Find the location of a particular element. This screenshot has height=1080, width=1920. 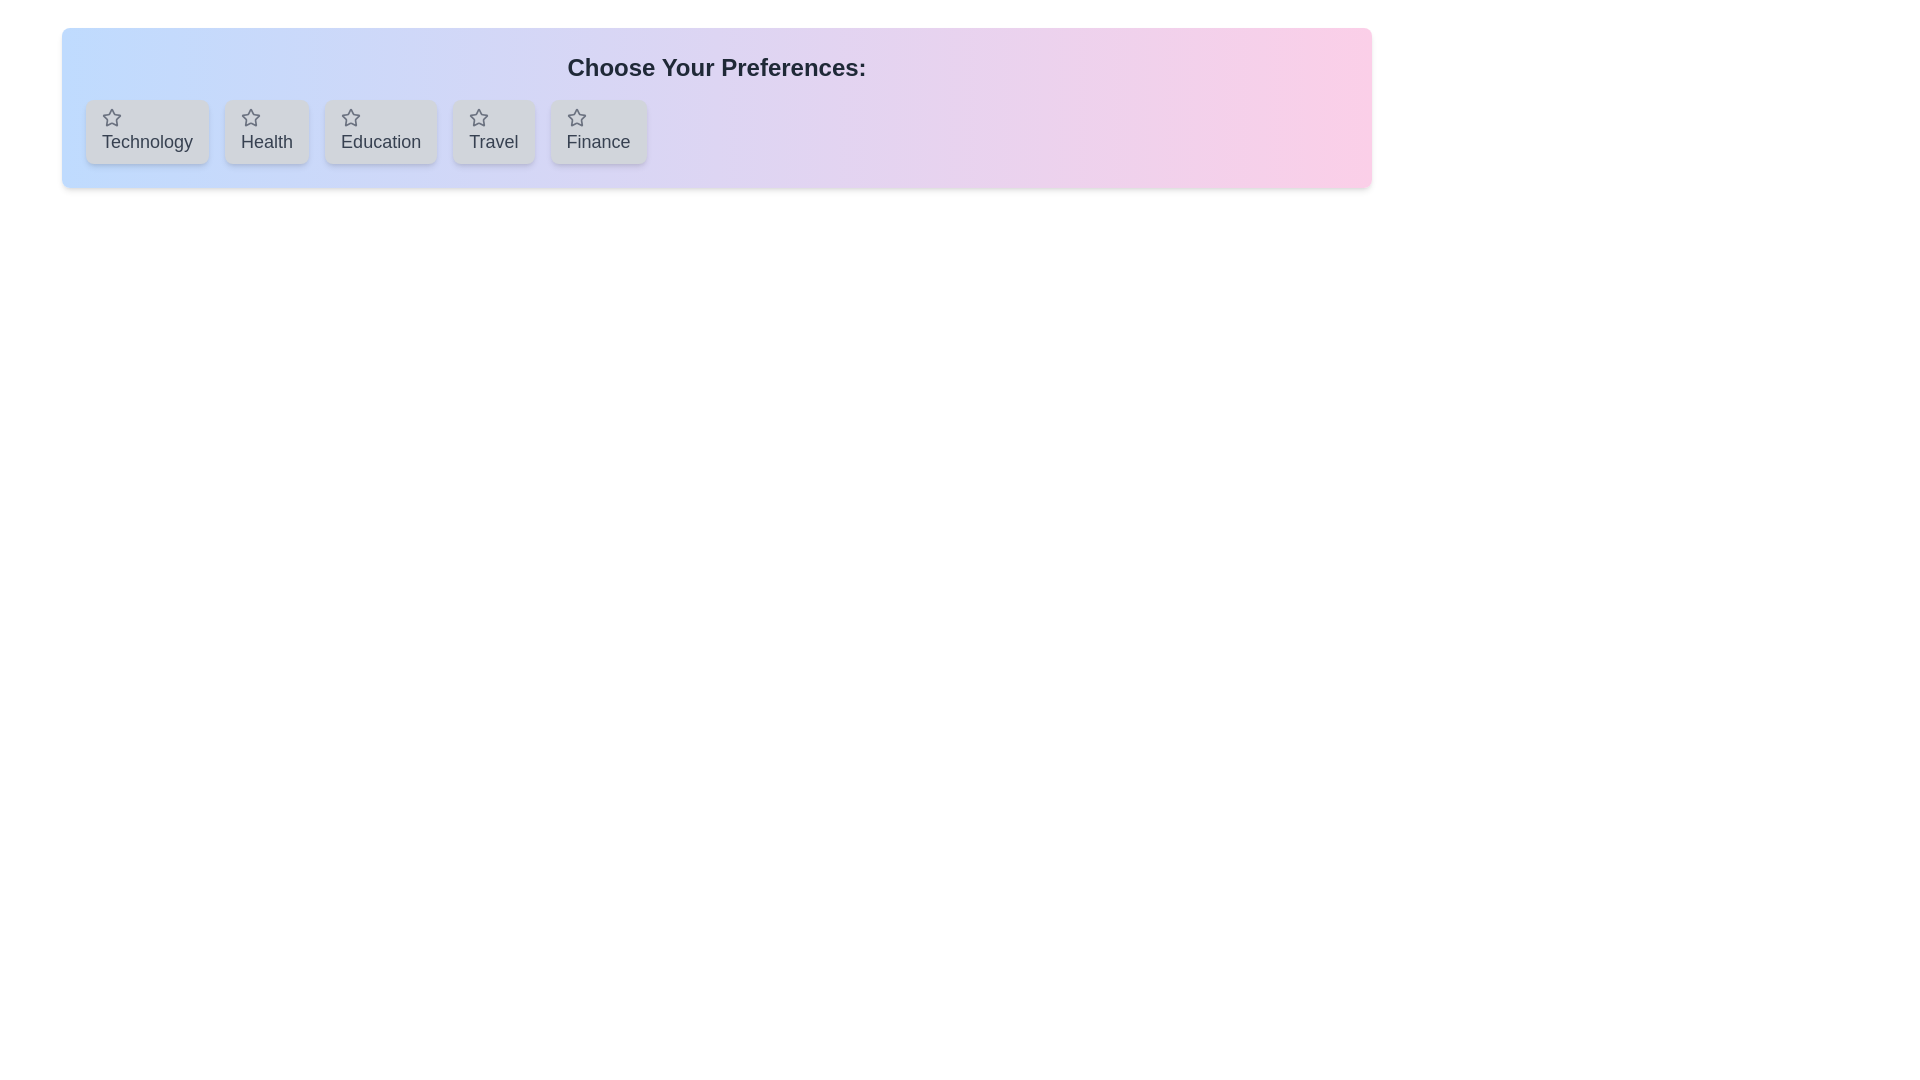

the preference button labeled Finance to toggle its selection state is located at coordinates (597, 131).